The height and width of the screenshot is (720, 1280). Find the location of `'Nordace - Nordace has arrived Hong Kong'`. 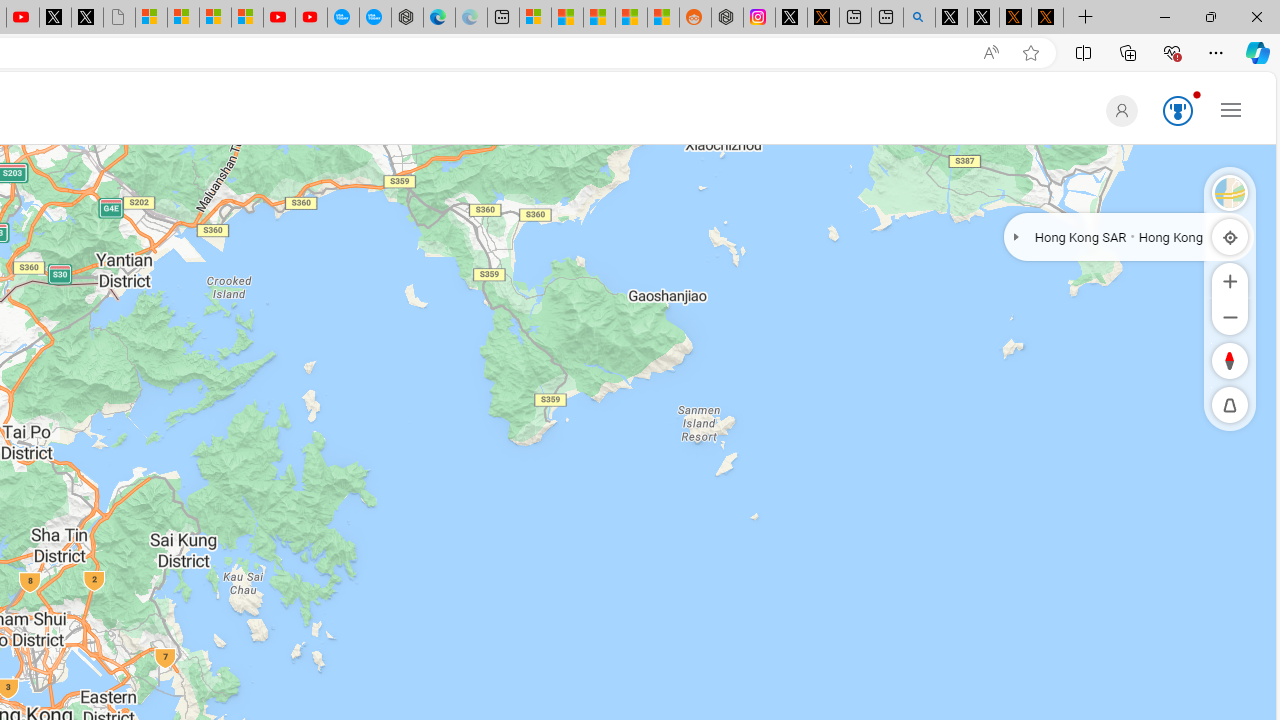

'Nordace - Nordace has arrived Hong Kong' is located at coordinates (406, 17).